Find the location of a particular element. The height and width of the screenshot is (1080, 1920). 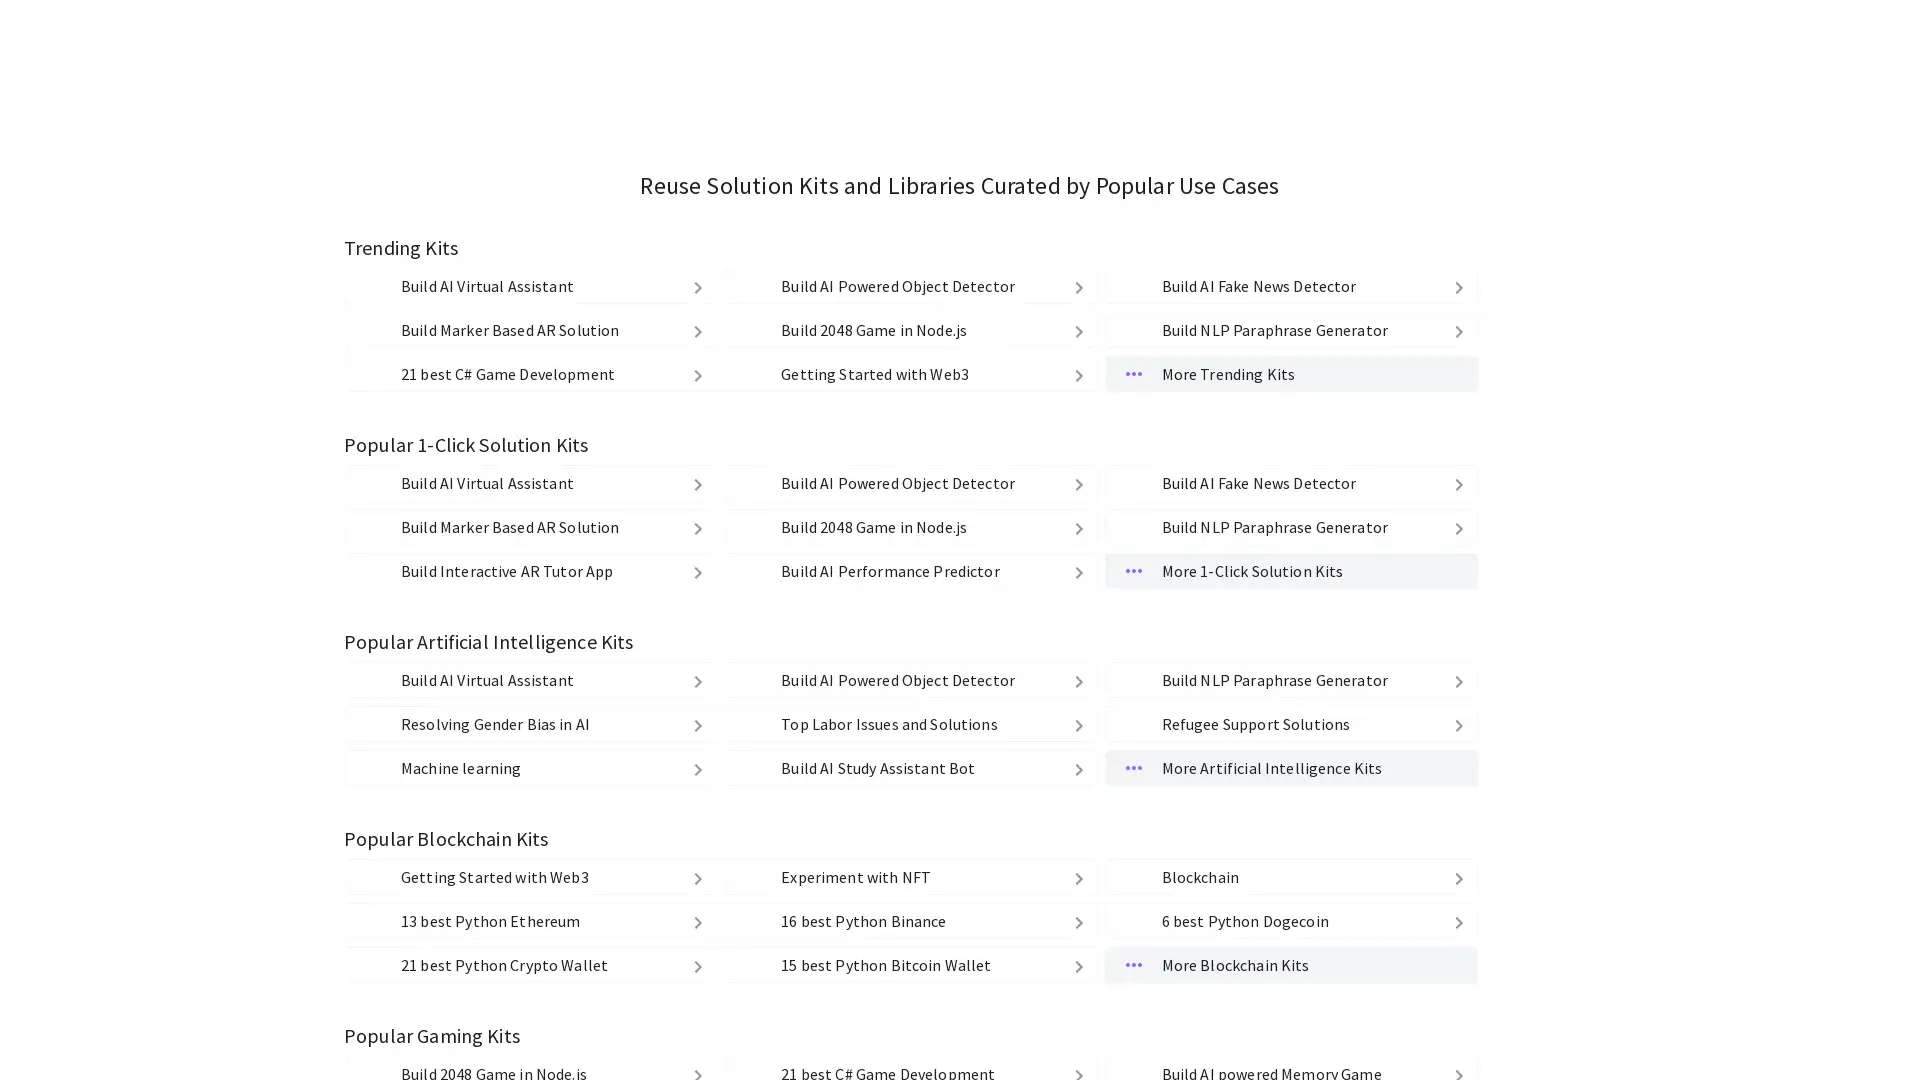

Libraries Libraries is located at coordinates (1011, 589).